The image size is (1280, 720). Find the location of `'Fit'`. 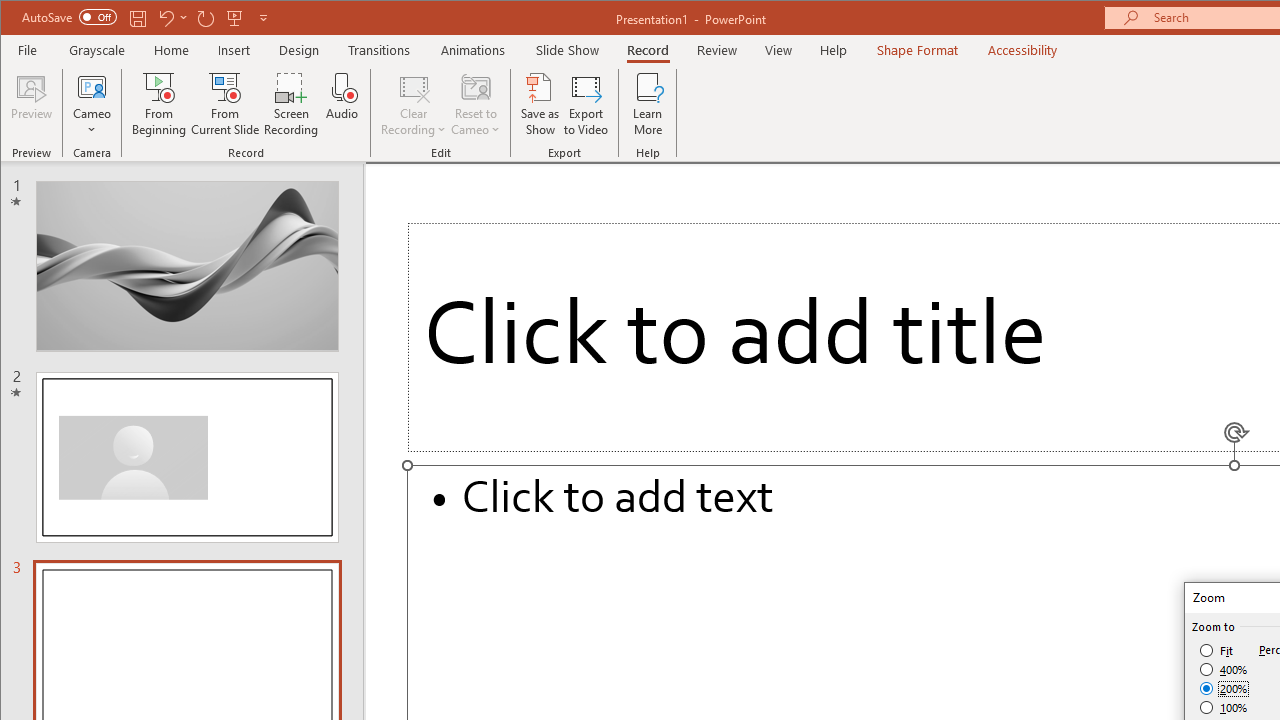

'Fit' is located at coordinates (1216, 650).